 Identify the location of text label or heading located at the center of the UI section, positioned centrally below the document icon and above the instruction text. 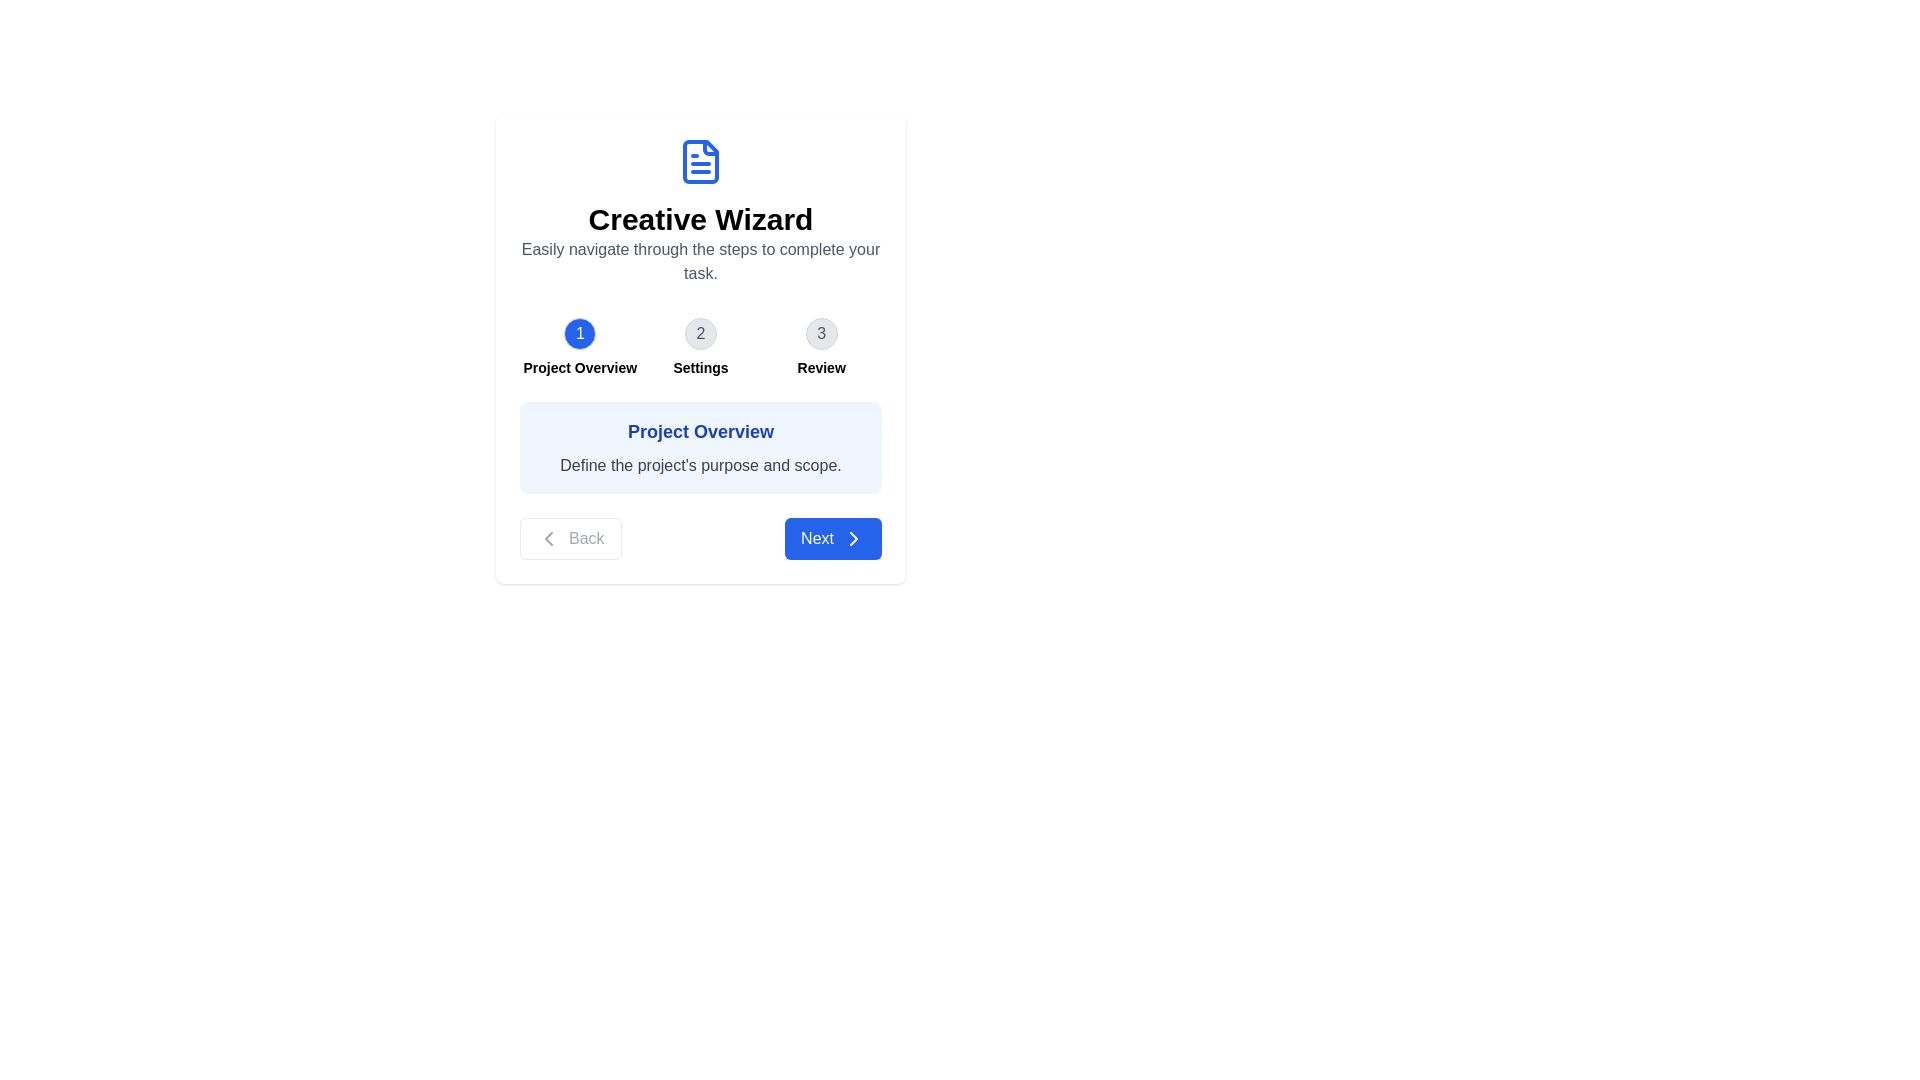
(700, 219).